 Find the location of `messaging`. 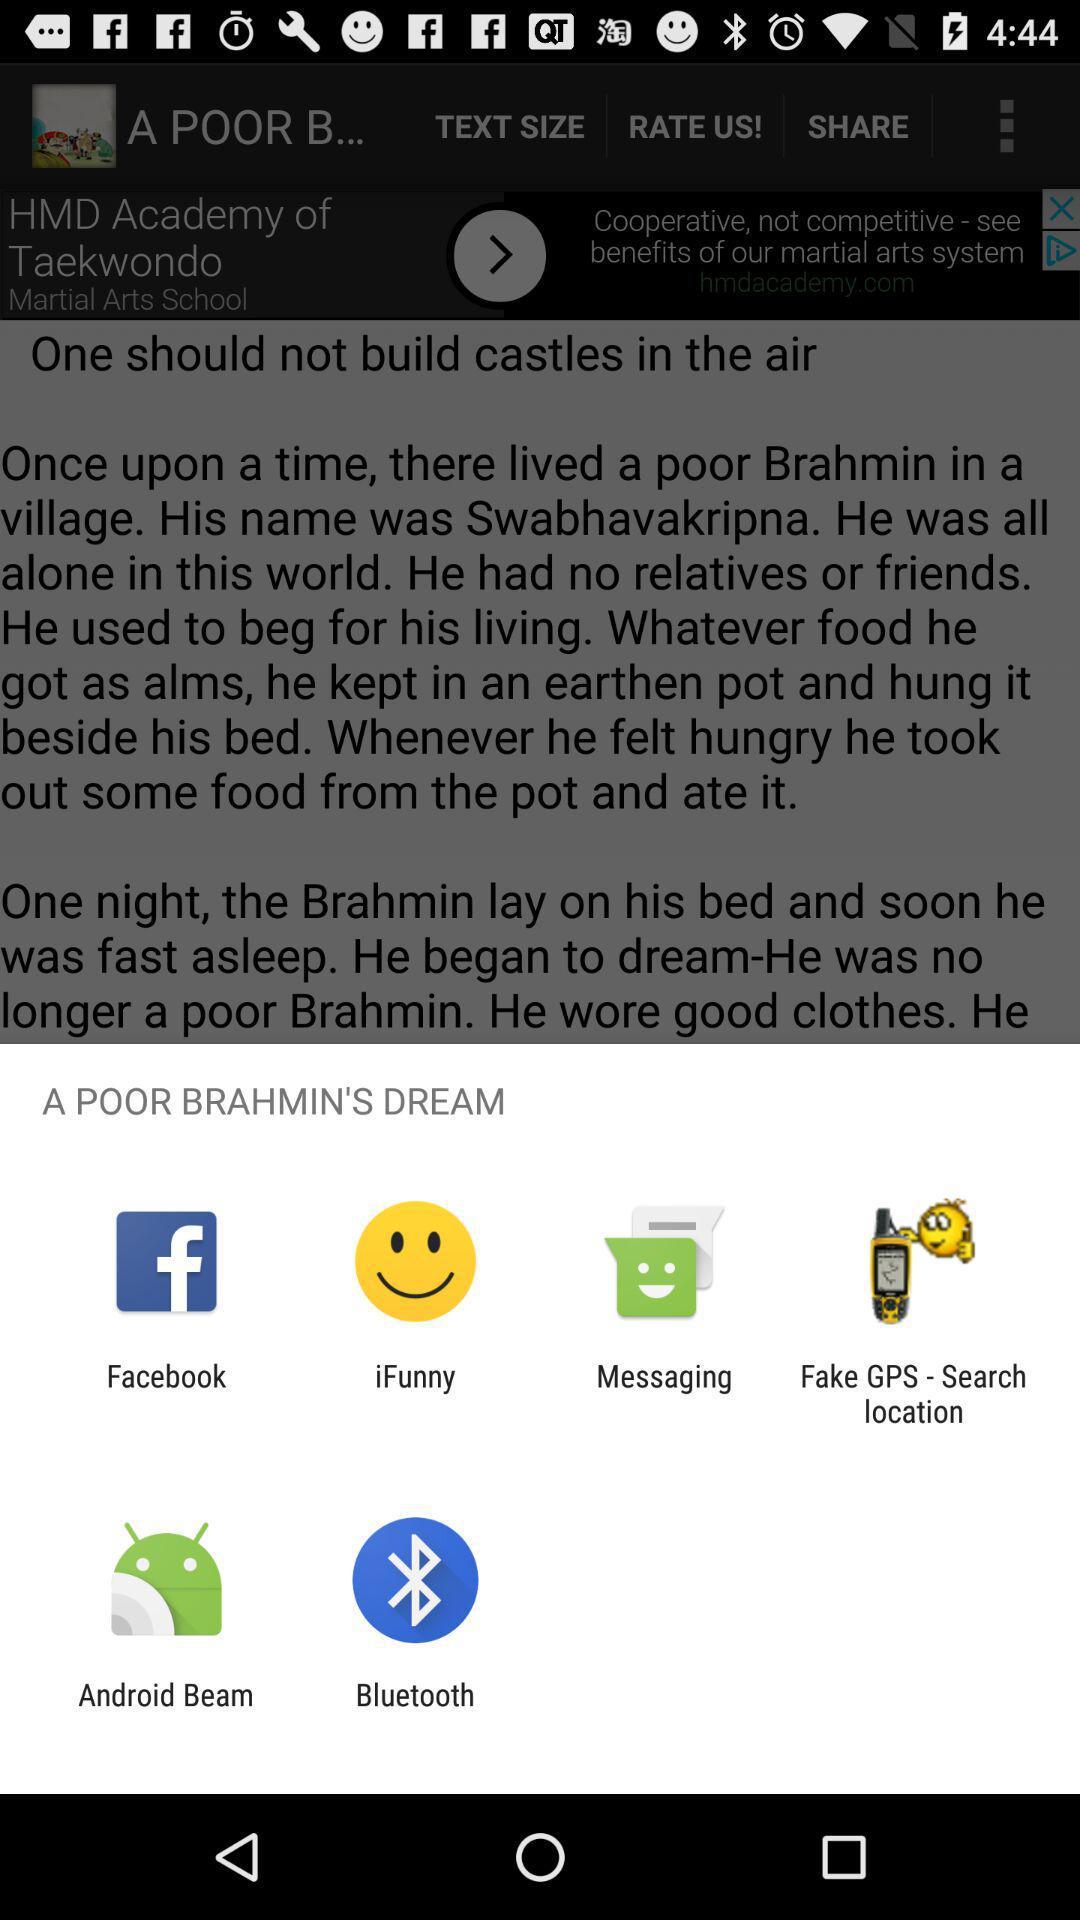

messaging is located at coordinates (664, 1392).